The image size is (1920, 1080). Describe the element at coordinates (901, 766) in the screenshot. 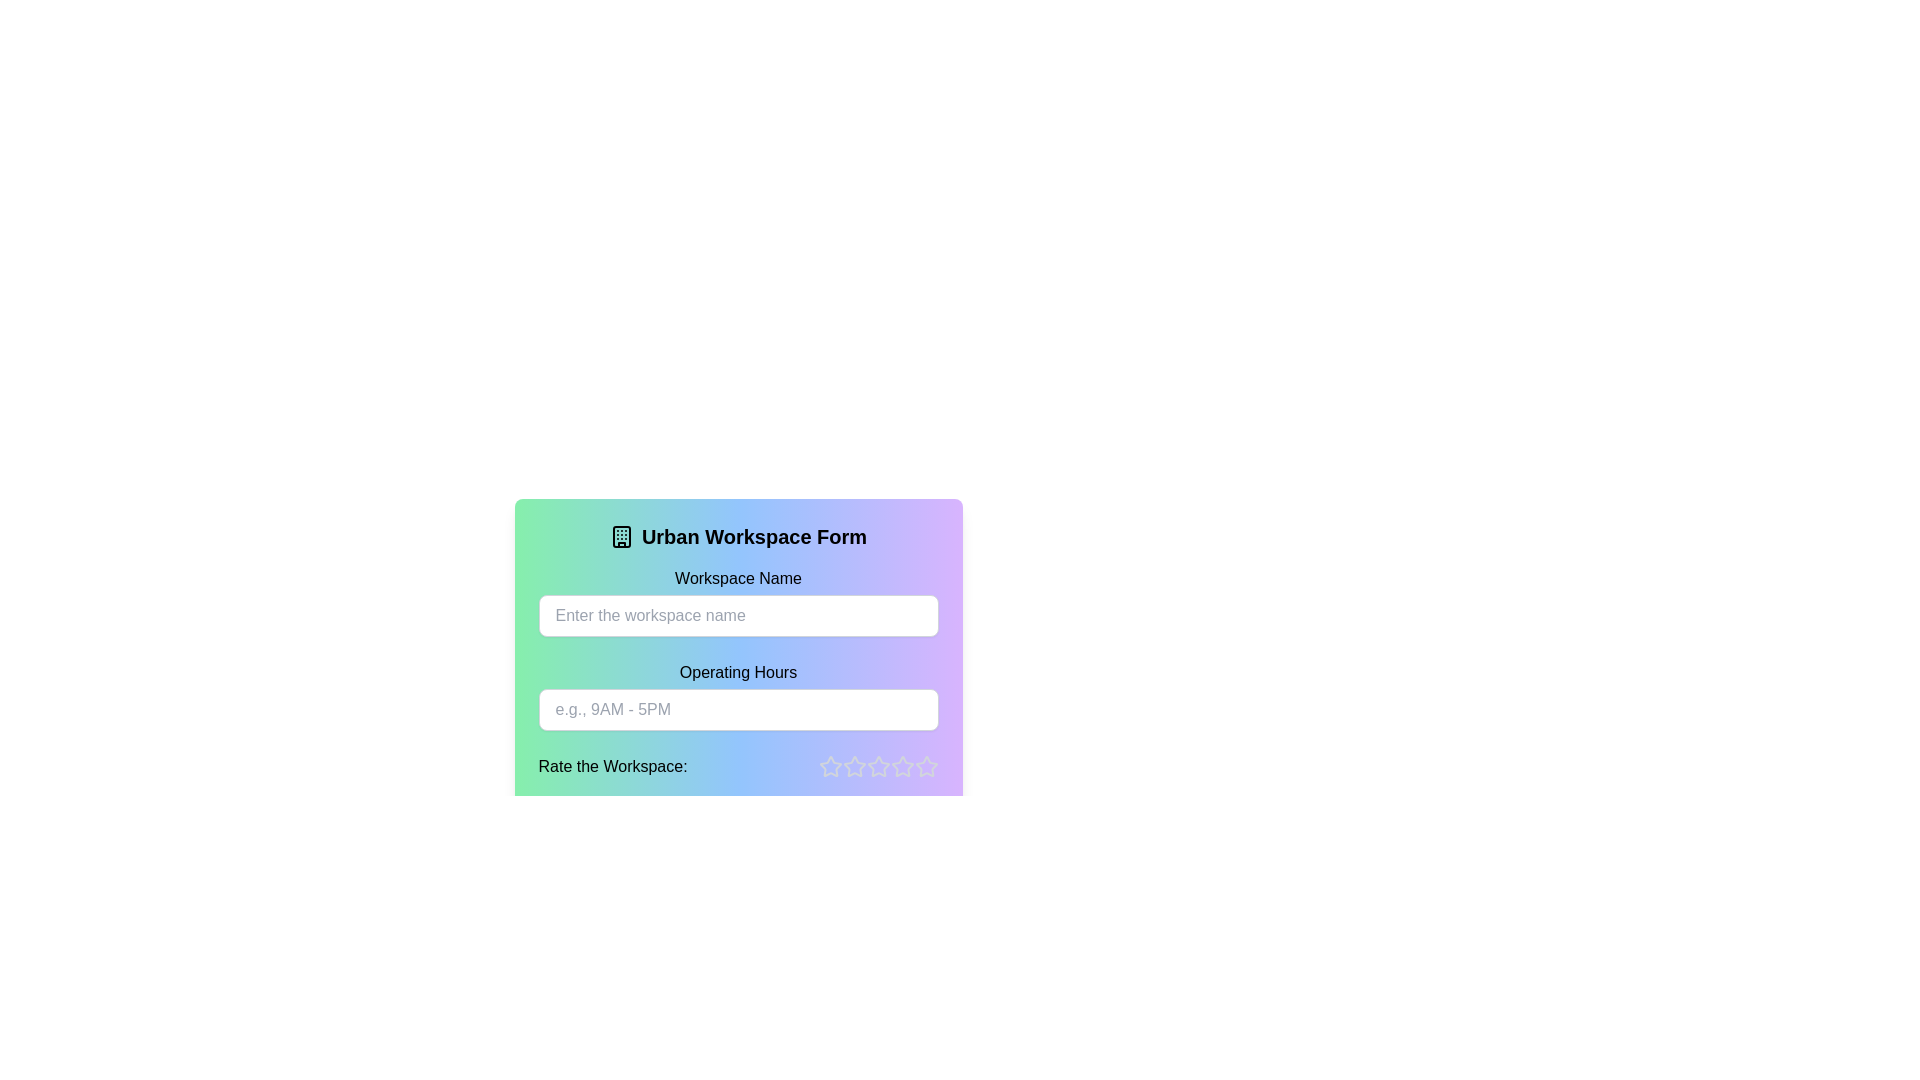

I see `the fifth hollow star icon` at that location.